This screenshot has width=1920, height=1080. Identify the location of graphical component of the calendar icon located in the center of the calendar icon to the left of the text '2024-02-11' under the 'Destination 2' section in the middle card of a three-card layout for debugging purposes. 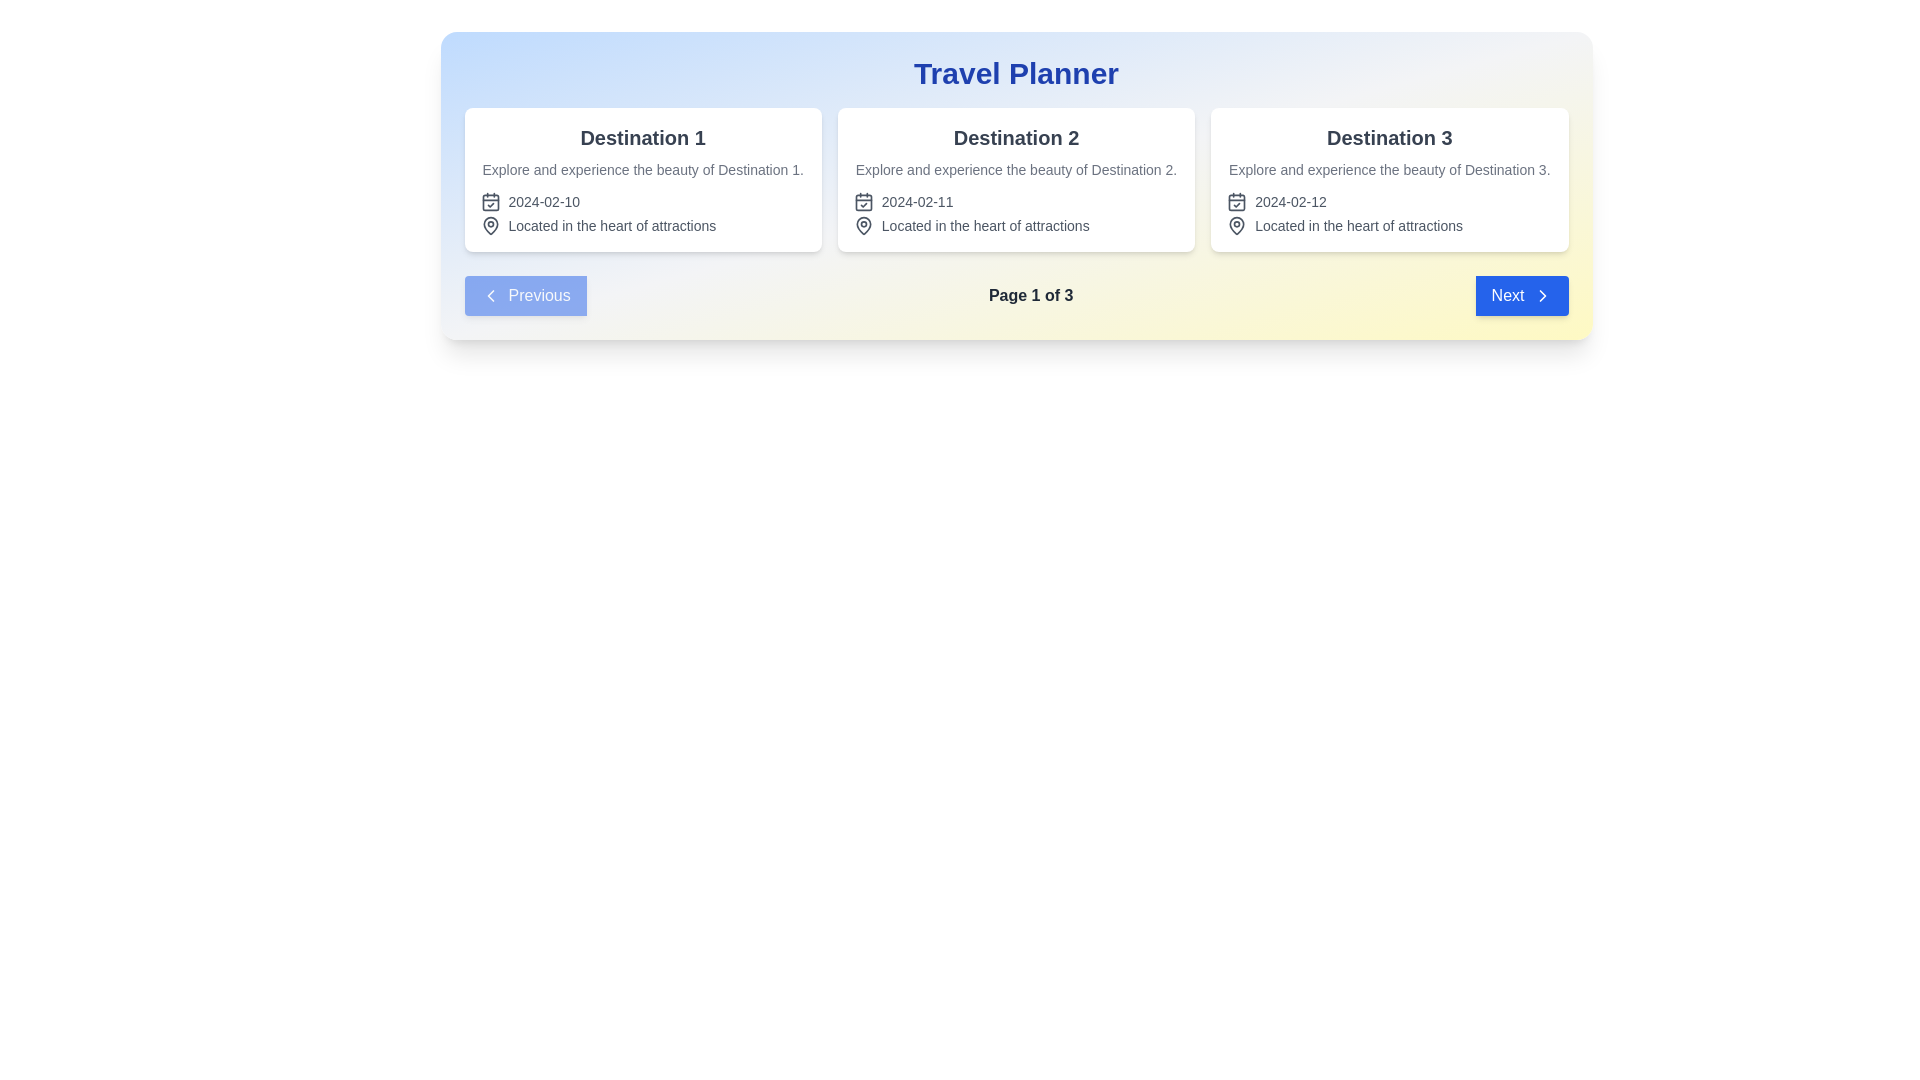
(863, 202).